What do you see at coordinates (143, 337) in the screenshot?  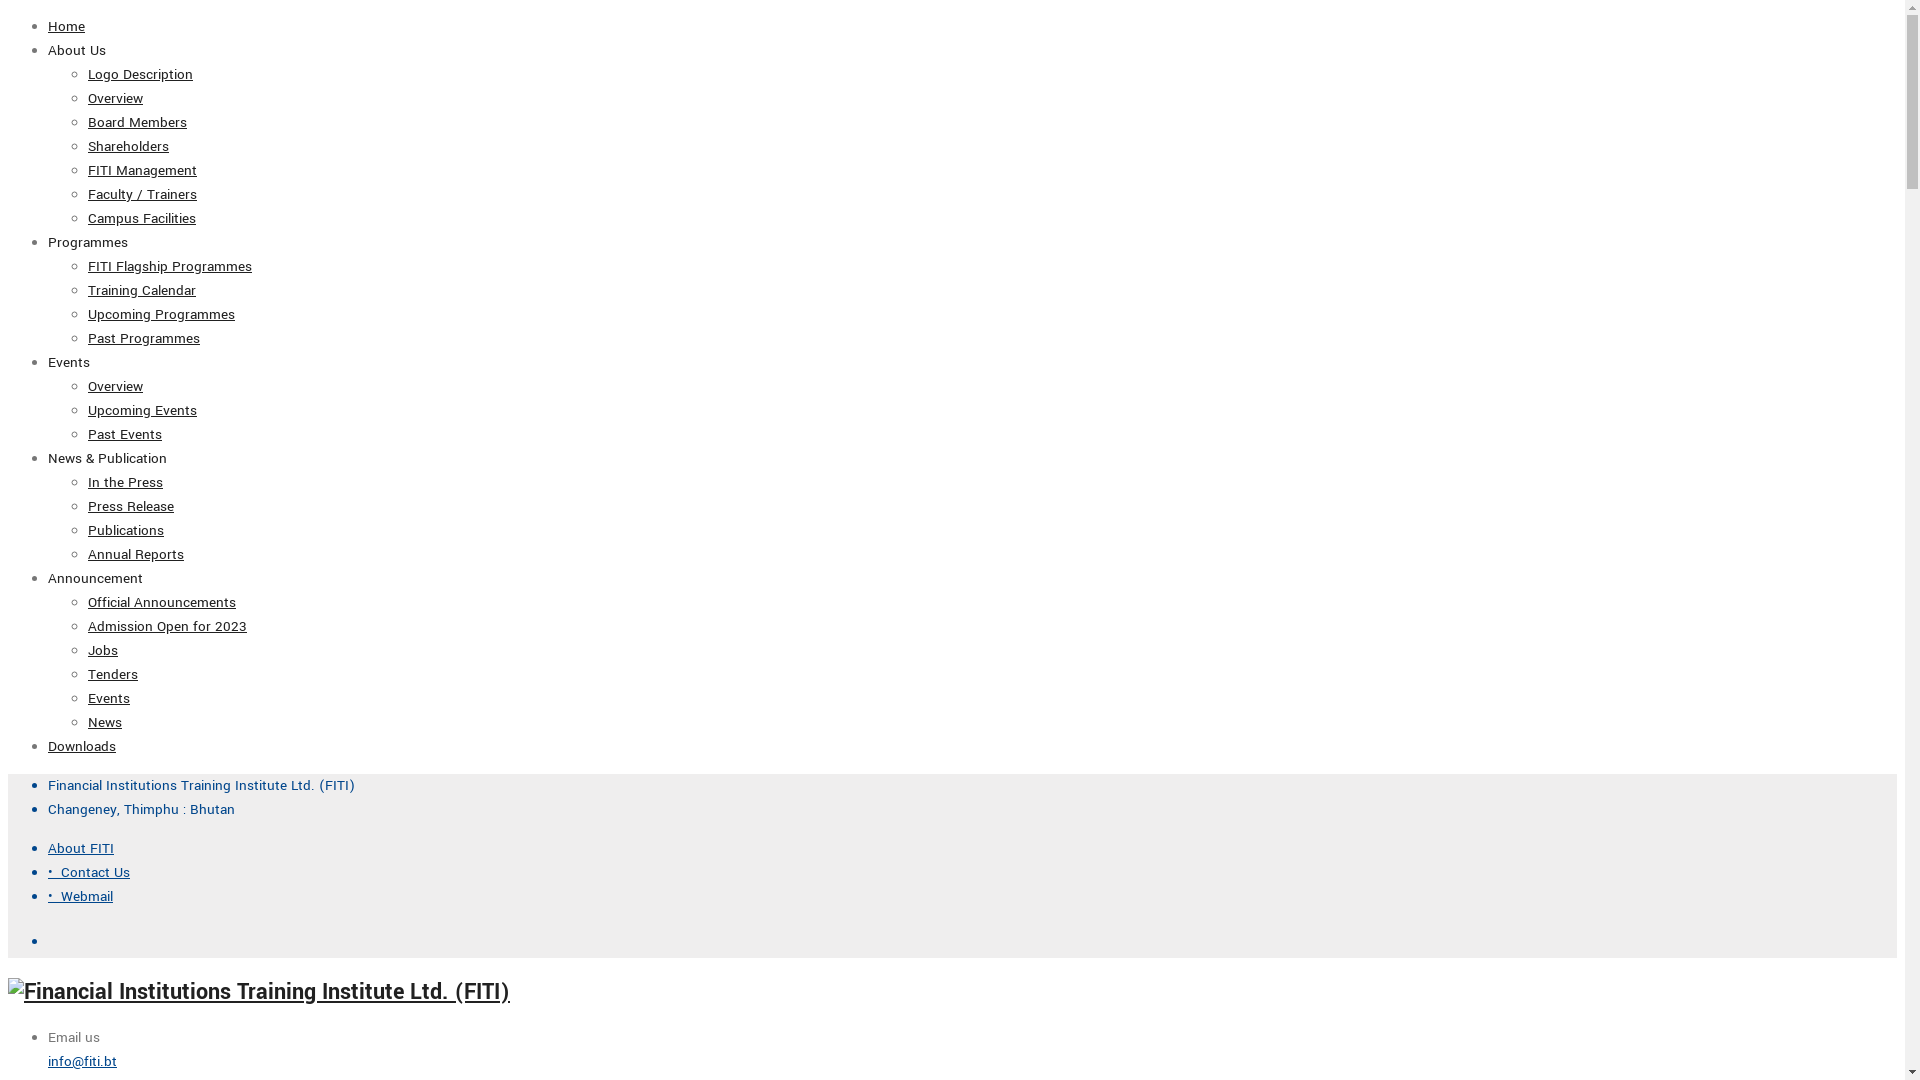 I see `'Past Programmes'` at bounding box center [143, 337].